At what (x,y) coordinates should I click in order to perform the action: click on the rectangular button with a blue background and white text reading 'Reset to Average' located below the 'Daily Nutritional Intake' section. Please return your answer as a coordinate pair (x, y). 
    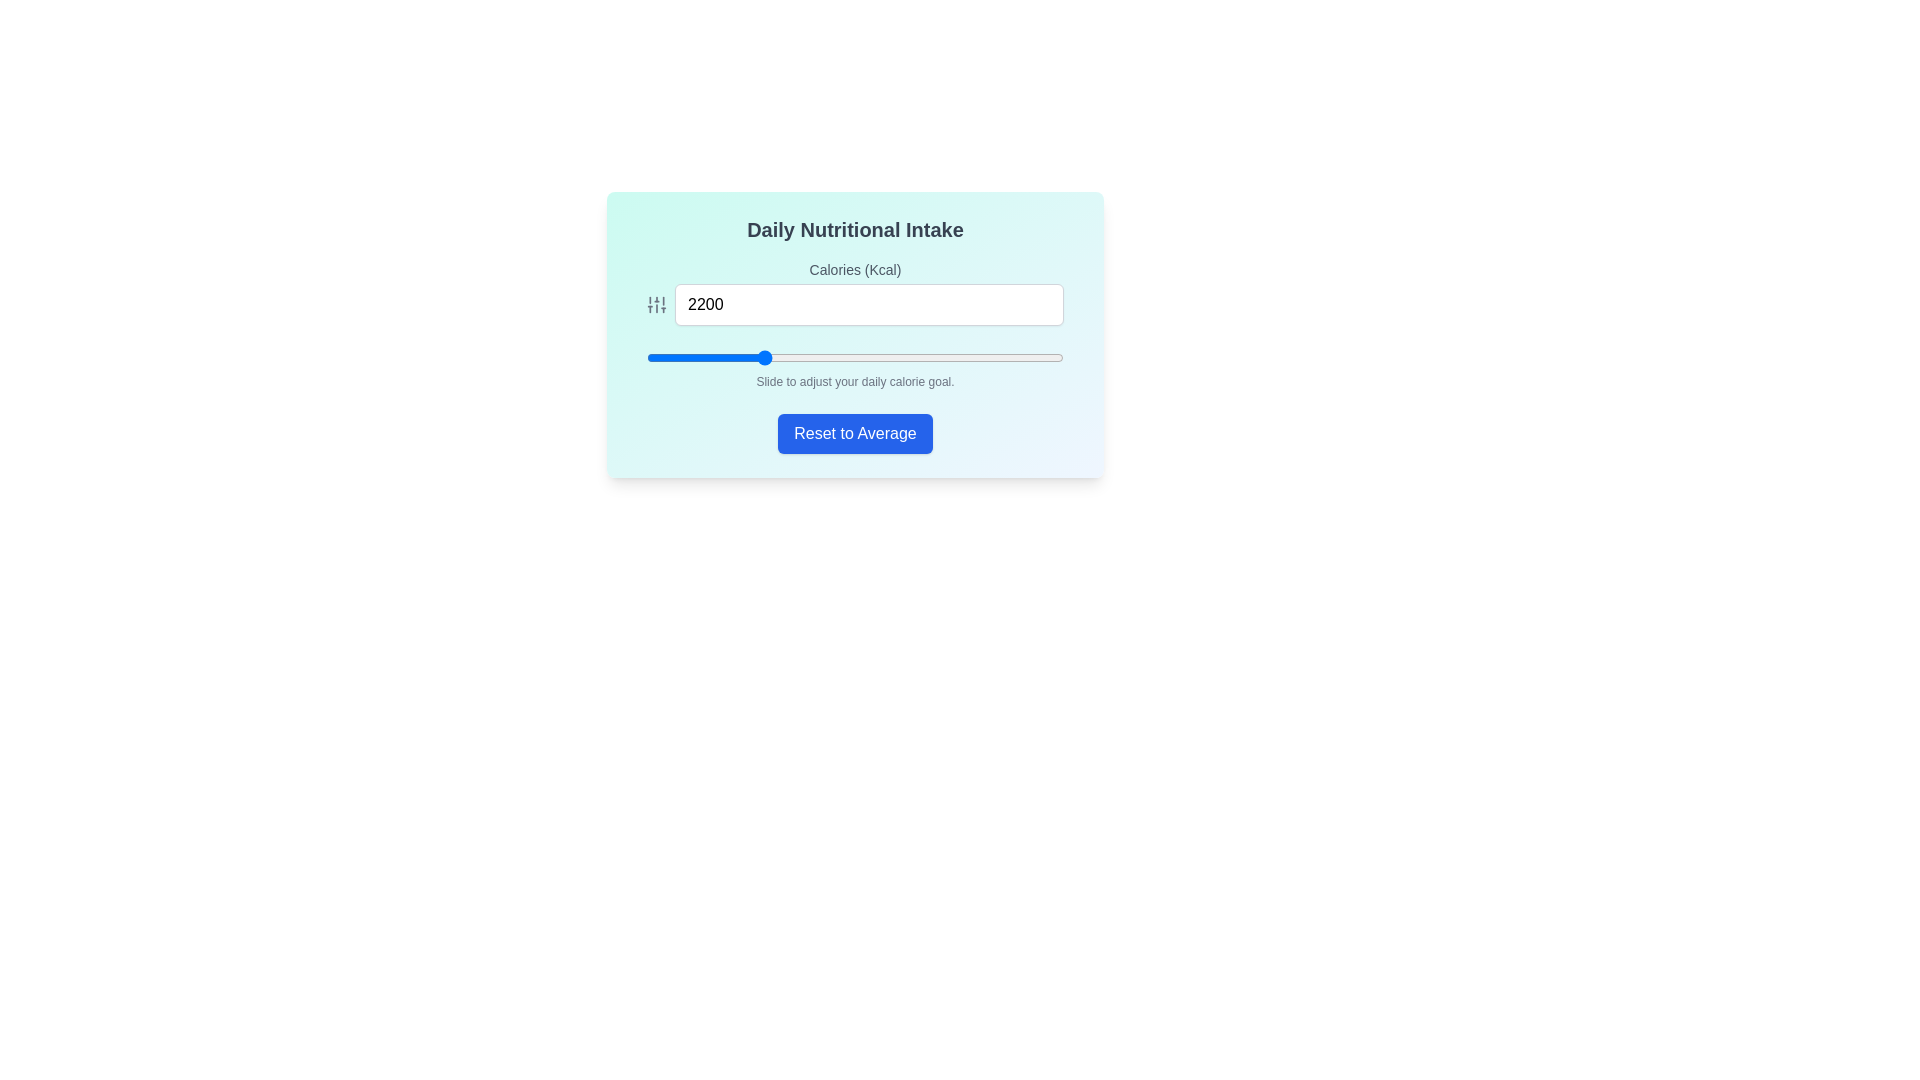
    Looking at the image, I should click on (855, 433).